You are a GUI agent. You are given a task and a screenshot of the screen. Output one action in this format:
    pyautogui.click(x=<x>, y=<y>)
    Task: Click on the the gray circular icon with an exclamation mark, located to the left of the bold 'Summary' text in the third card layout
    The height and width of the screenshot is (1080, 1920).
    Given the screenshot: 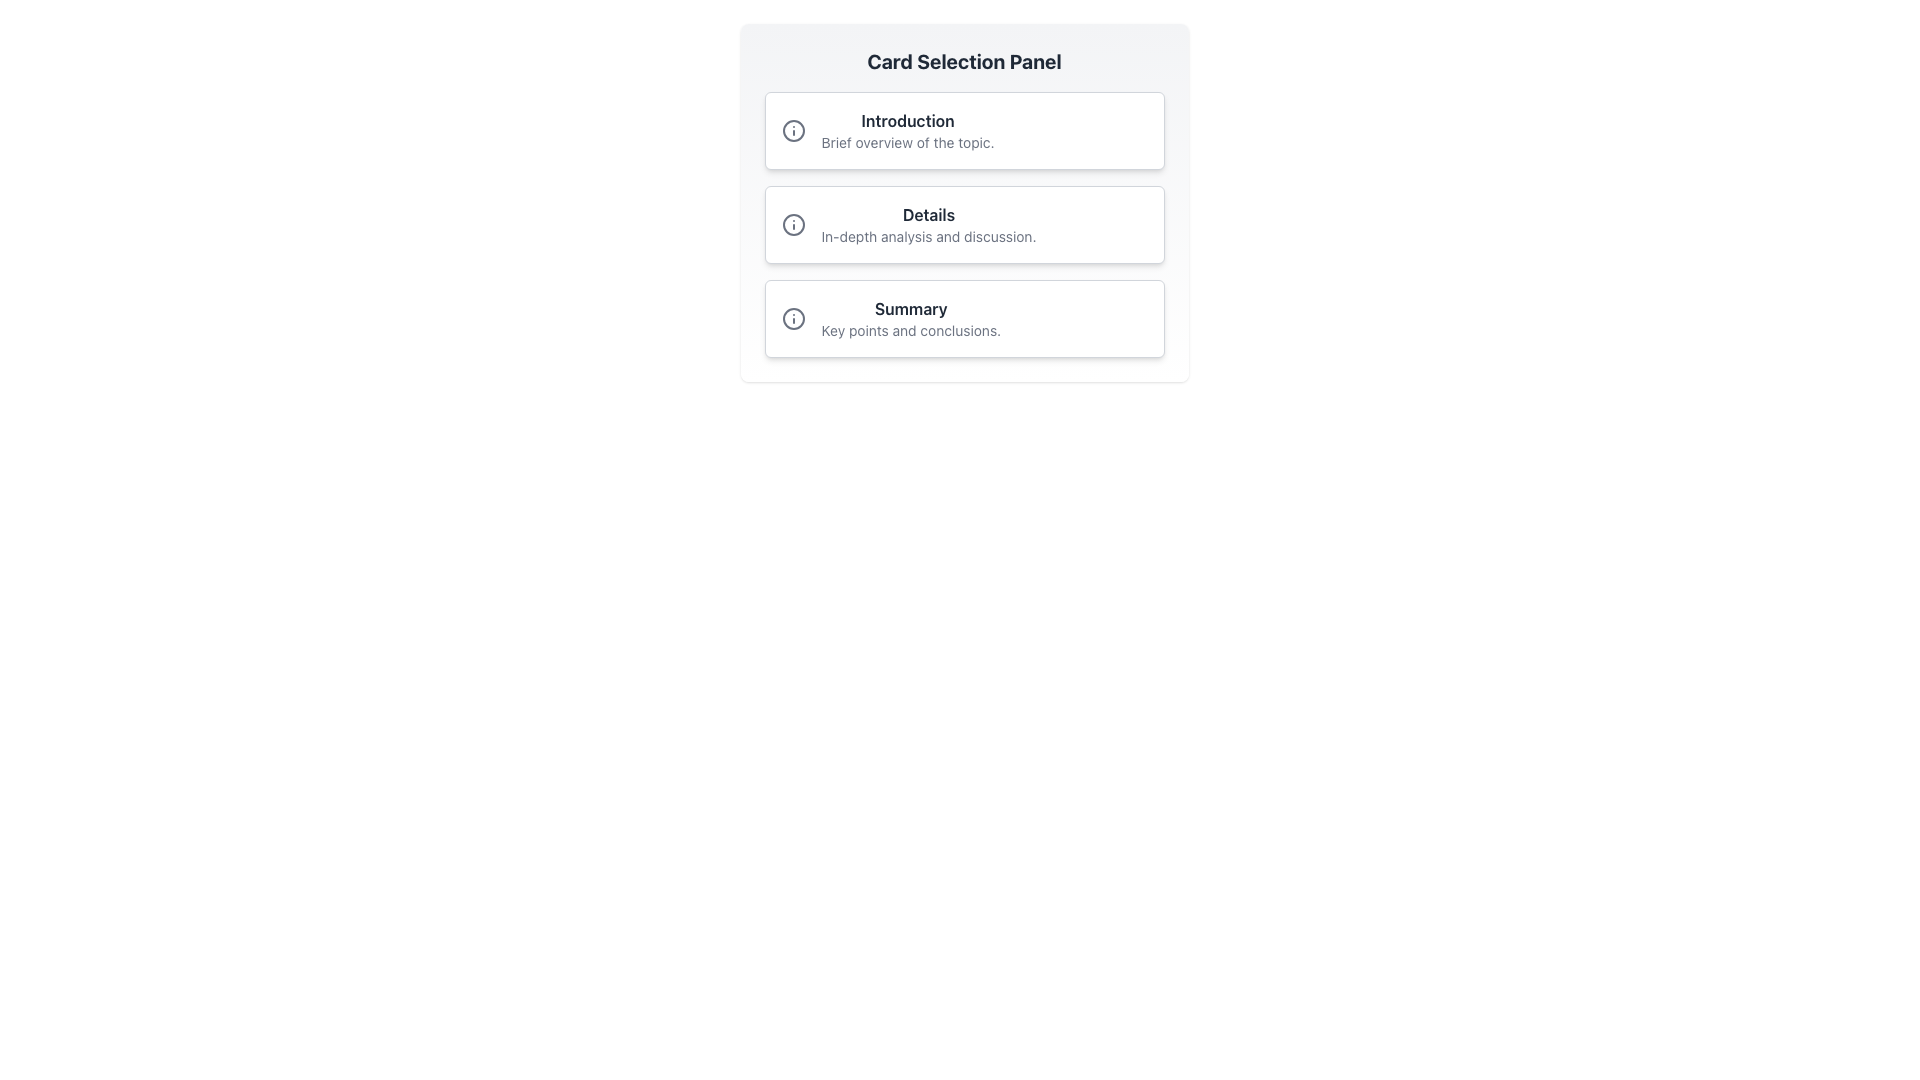 What is the action you would take?
    pyautogui.click(x=792, y=318)
    